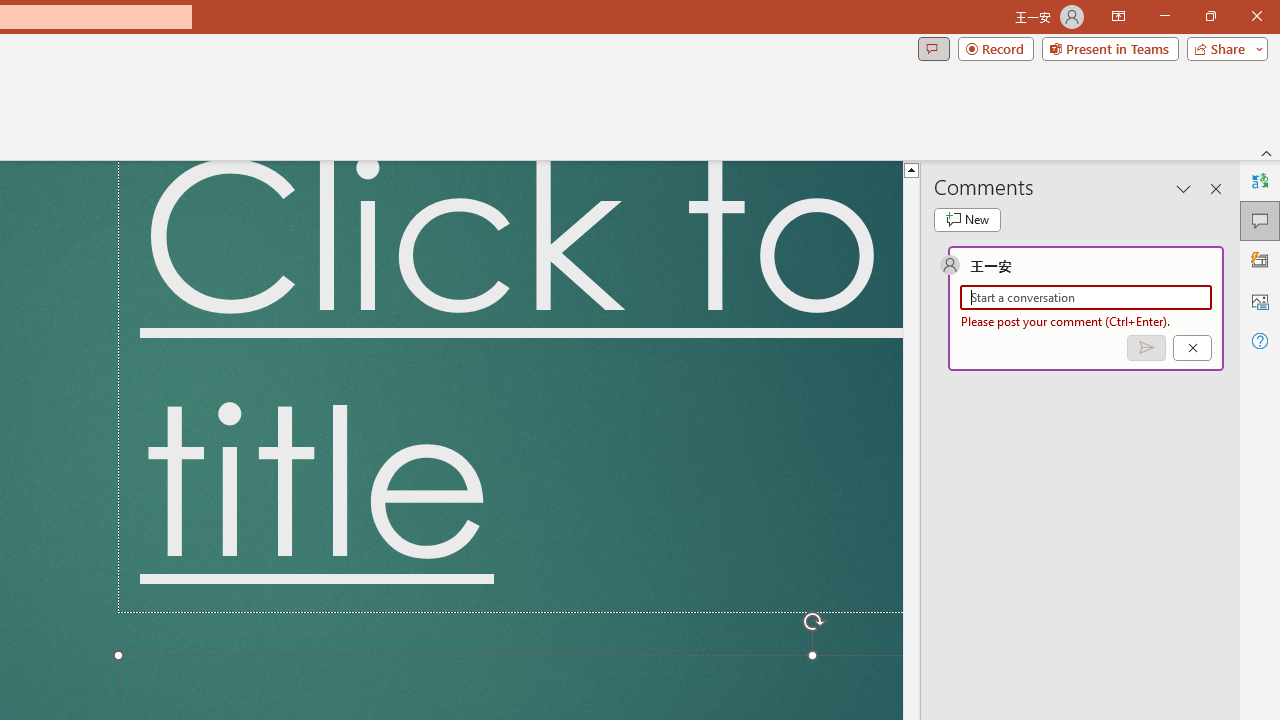 Image resolution: width=1280 pixels, height=720 pixels. What do you see at coordinates (1259, 300) in the screenshot?
I see `'Alt Text'` at bounding box center [1259, 300].